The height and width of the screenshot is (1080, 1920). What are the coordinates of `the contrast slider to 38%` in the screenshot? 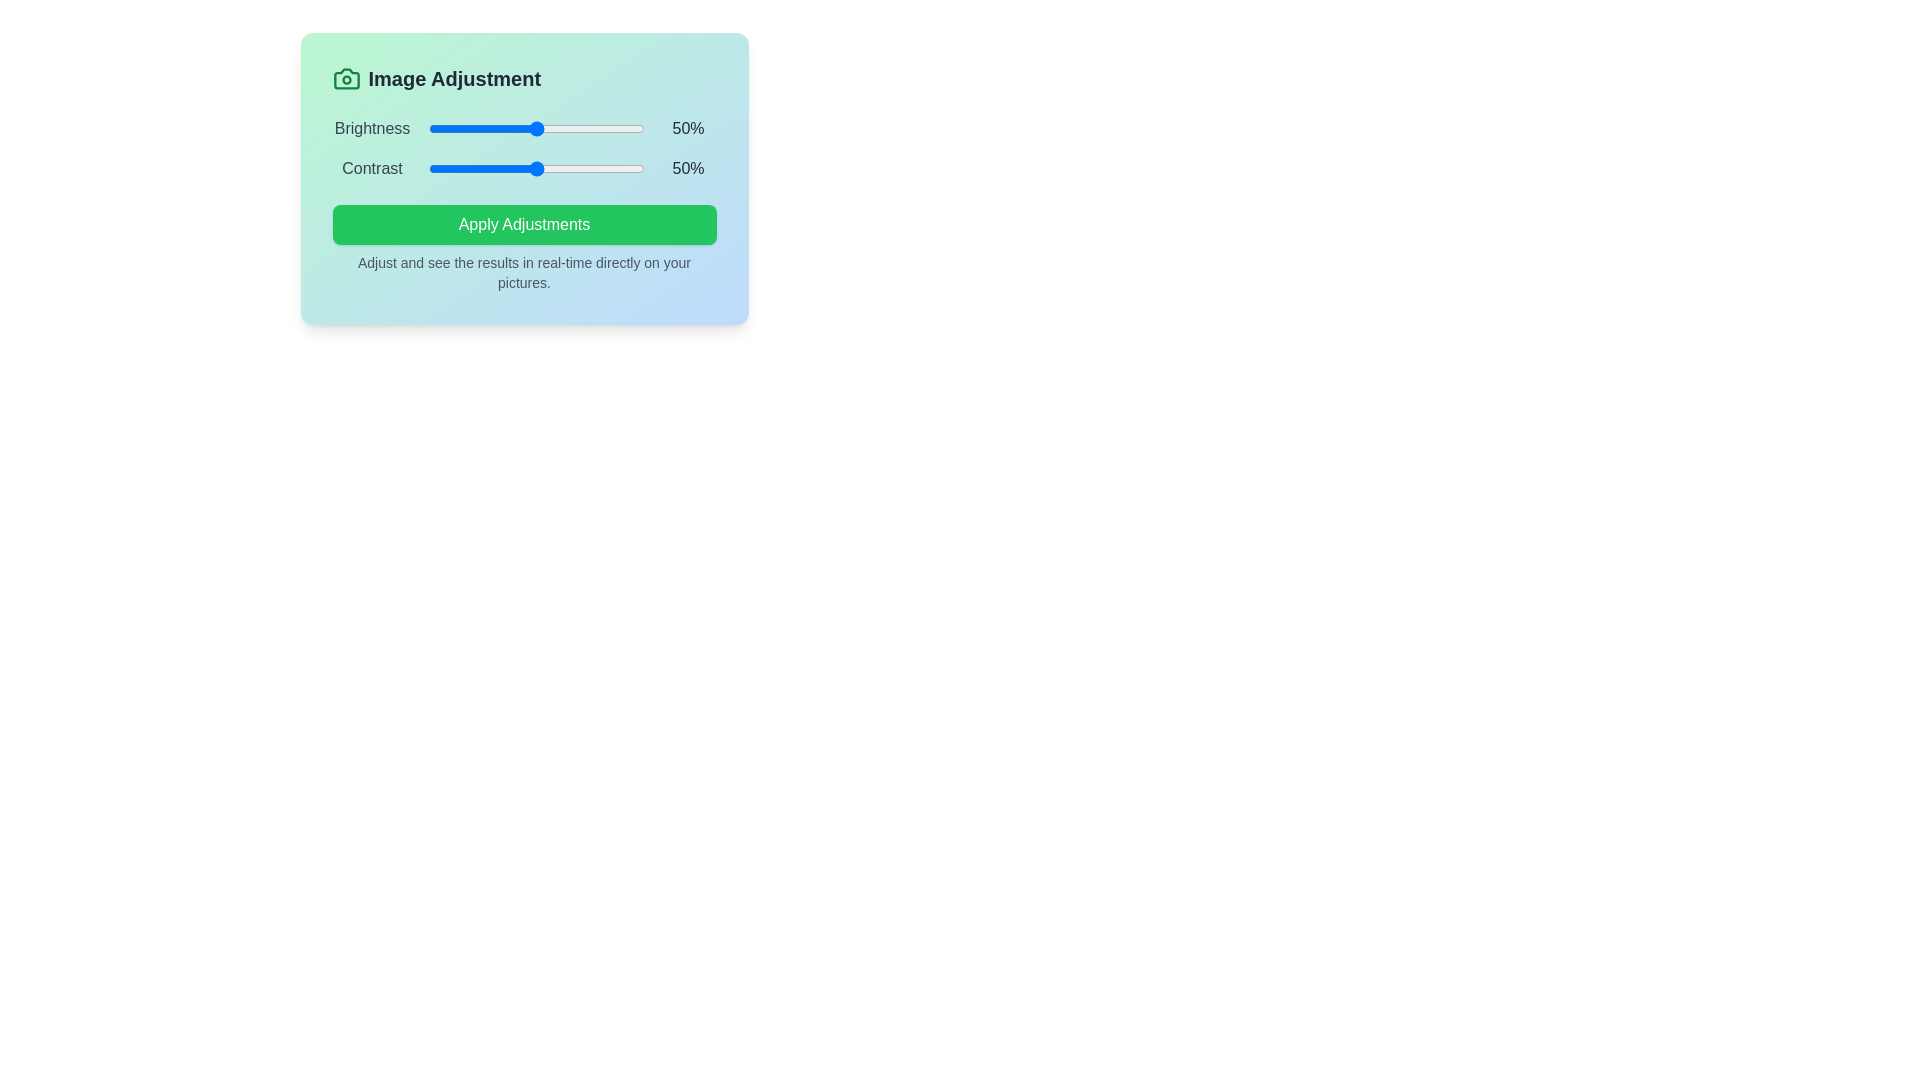 It's located at (510, 168).